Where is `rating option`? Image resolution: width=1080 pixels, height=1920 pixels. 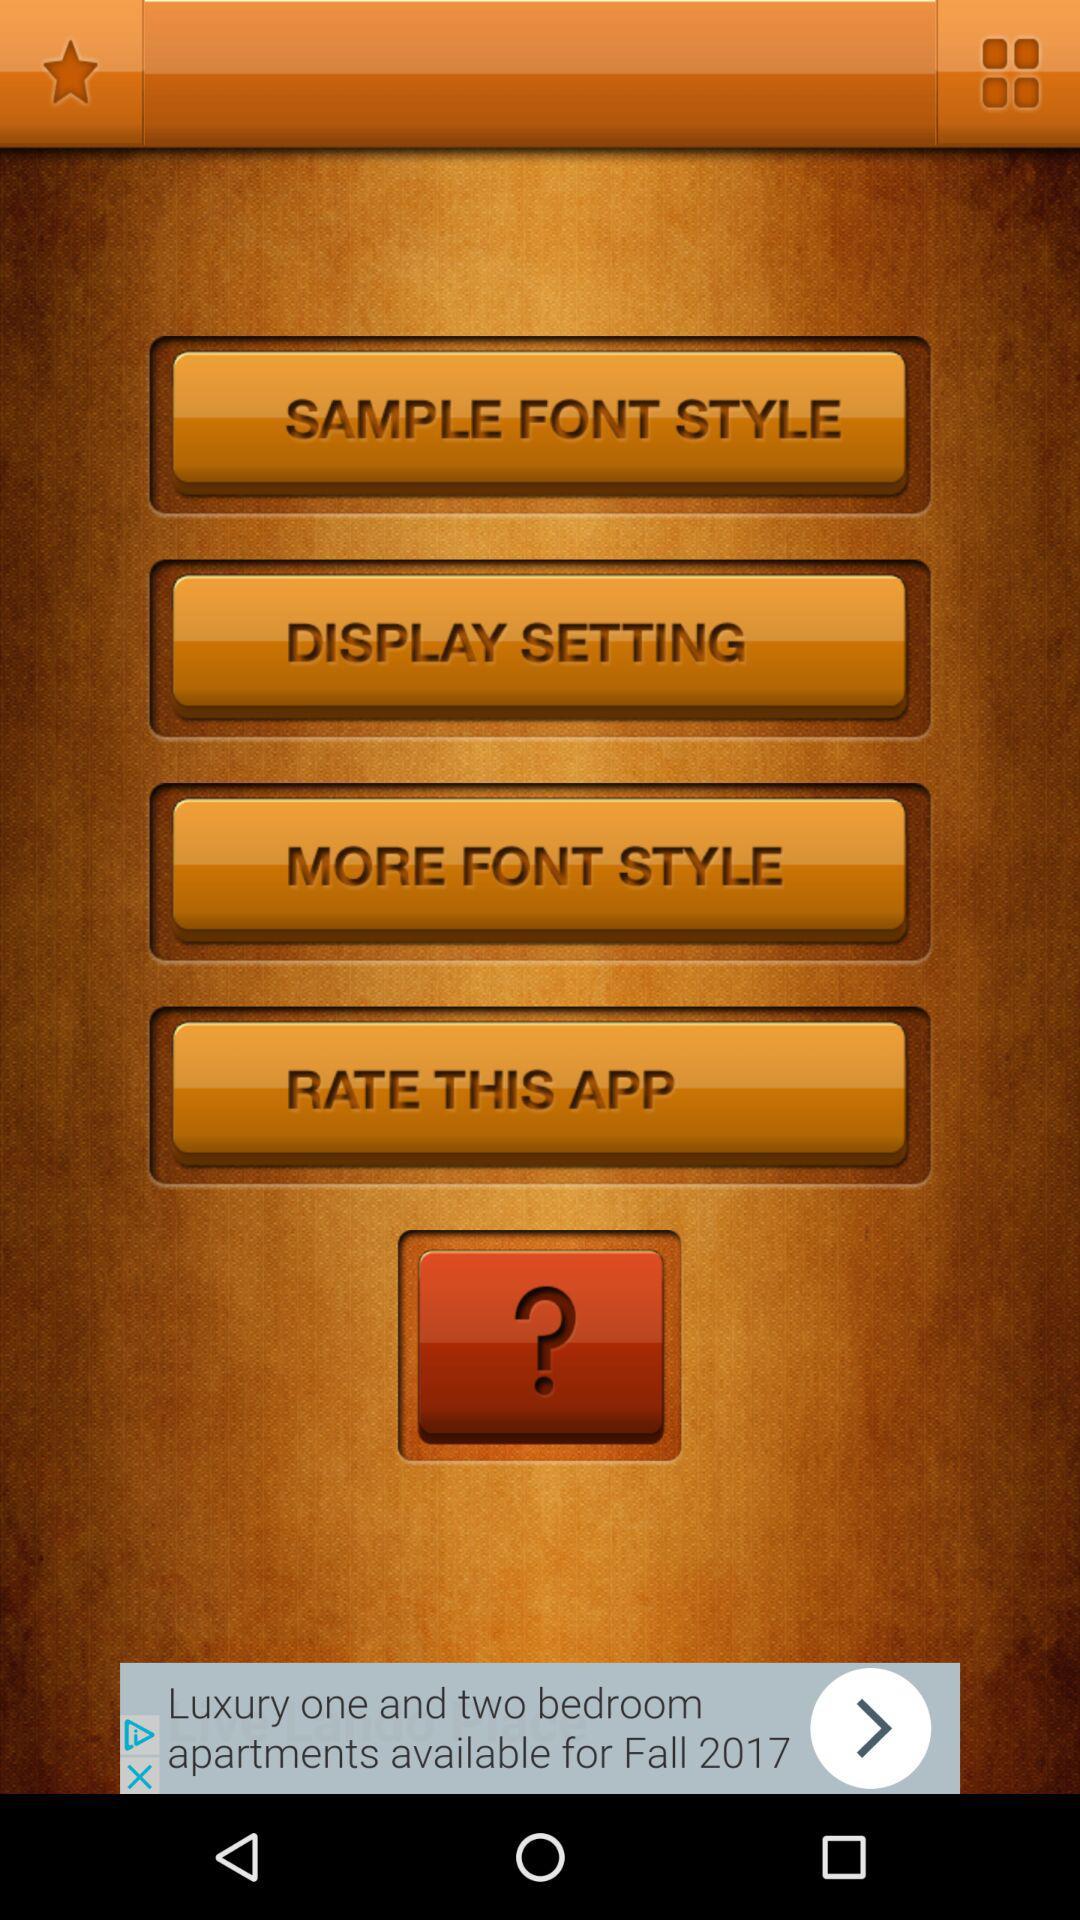
rating option is located at coordinates (540, 1097).